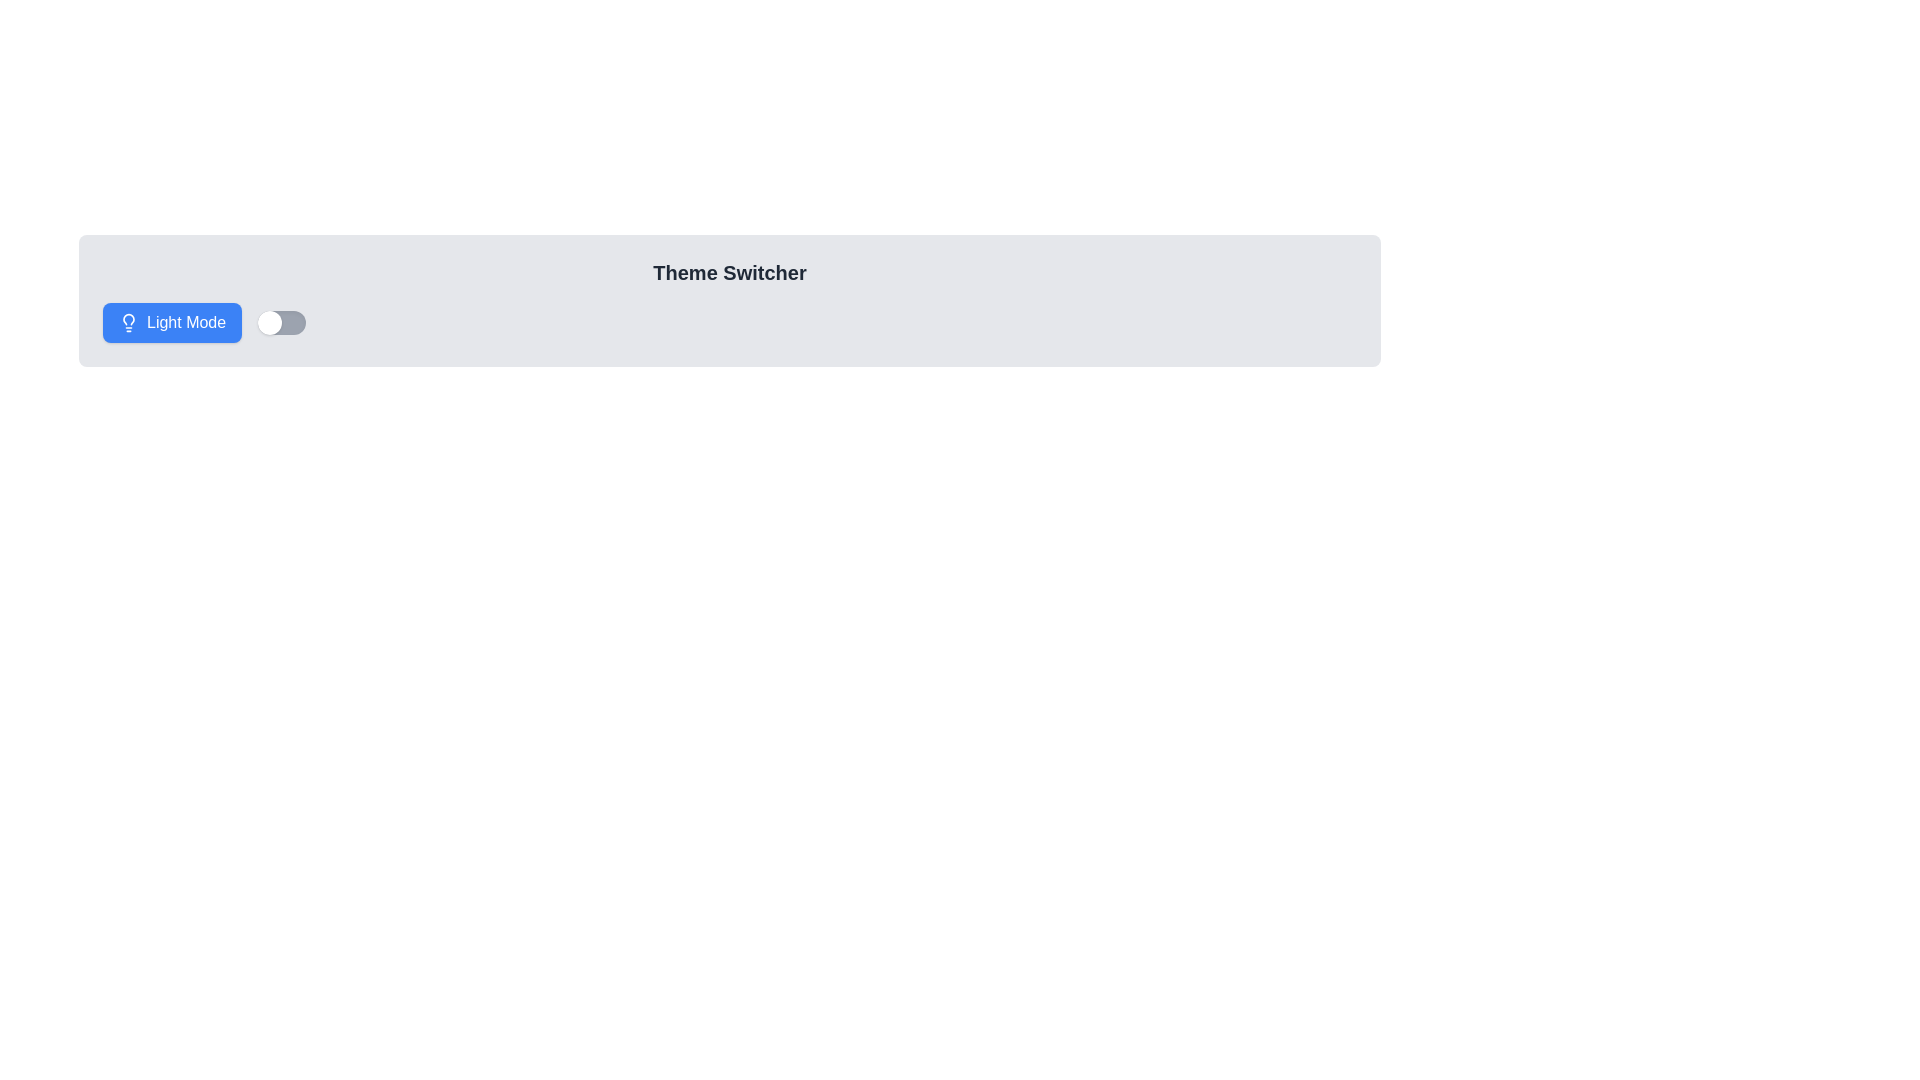 This screenshot has height=1080, width=1920. What do you see at coordinates (186, 322) in the screenshot?
I see `the static text label that indicates the current theme mode (Light or Dark)` at bounding box center [186, 322].